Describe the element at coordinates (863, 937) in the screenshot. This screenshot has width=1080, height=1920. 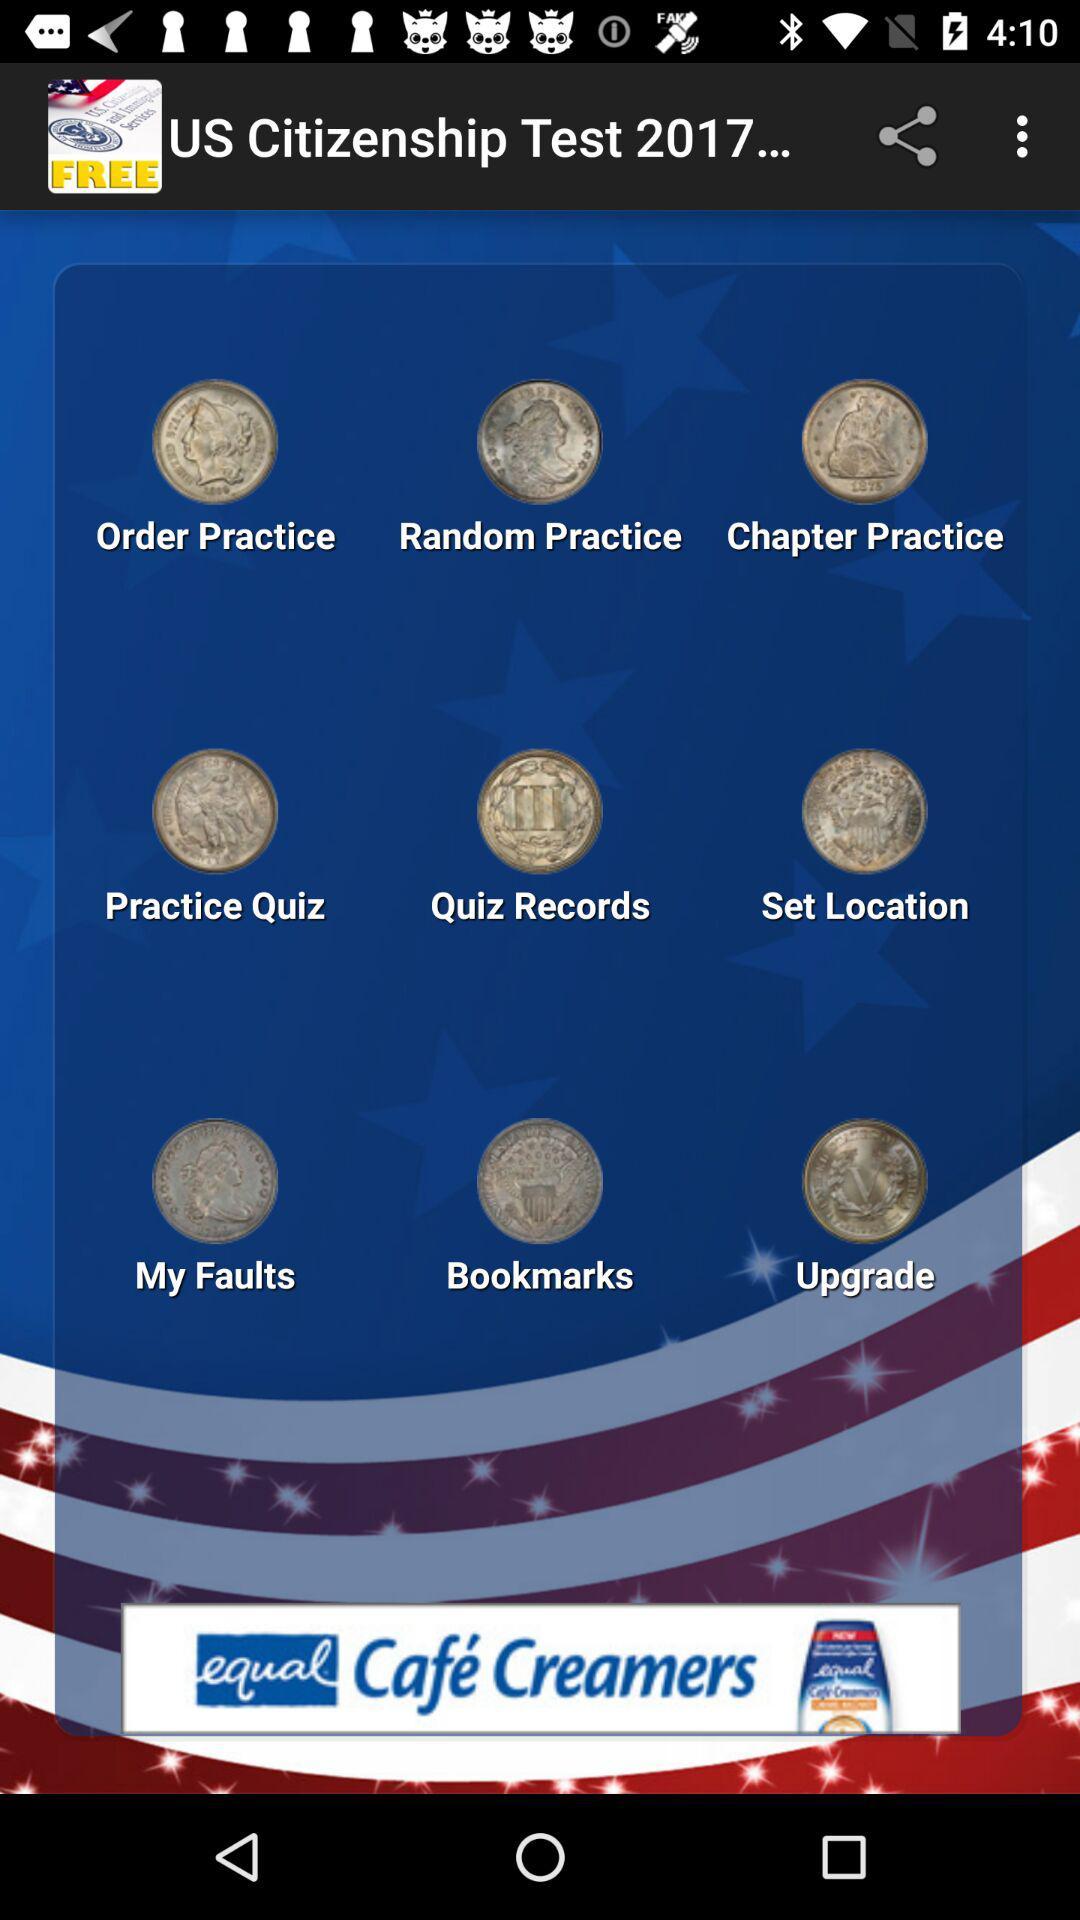
I see `the text which is right to the text quiz records` at that location.